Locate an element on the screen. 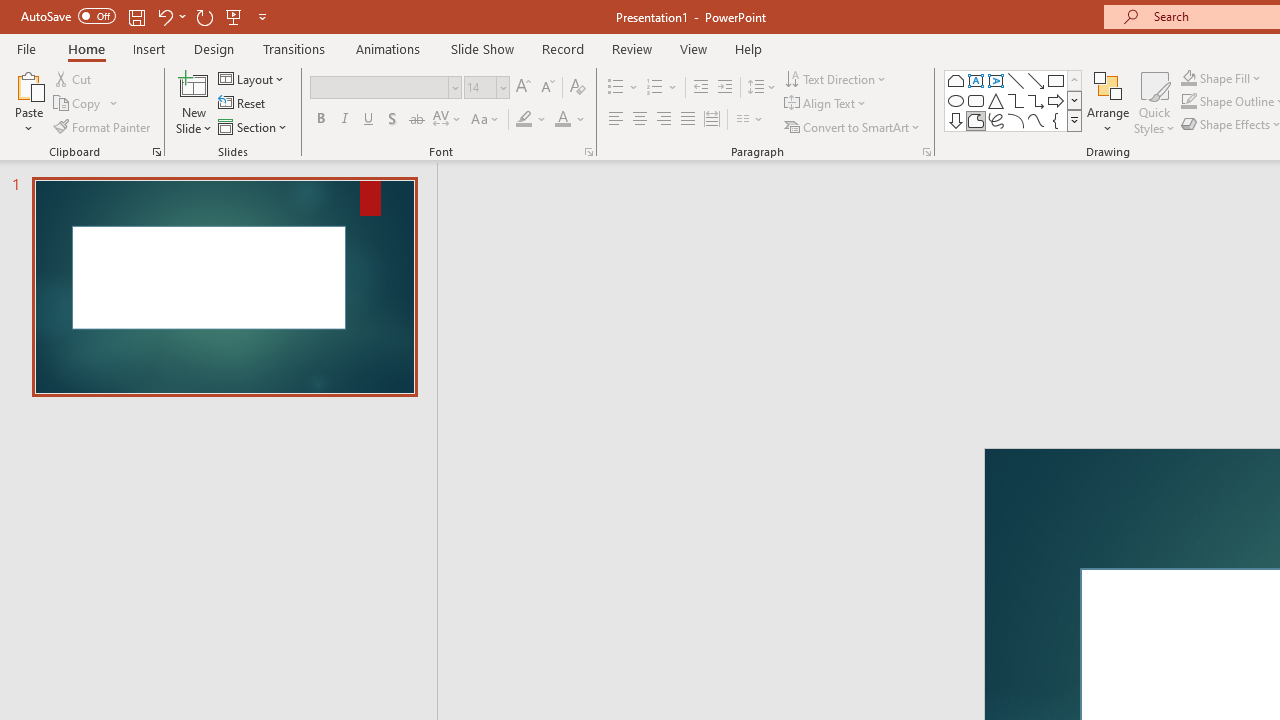  'Format Painter' is located at coordinates (102, 127).